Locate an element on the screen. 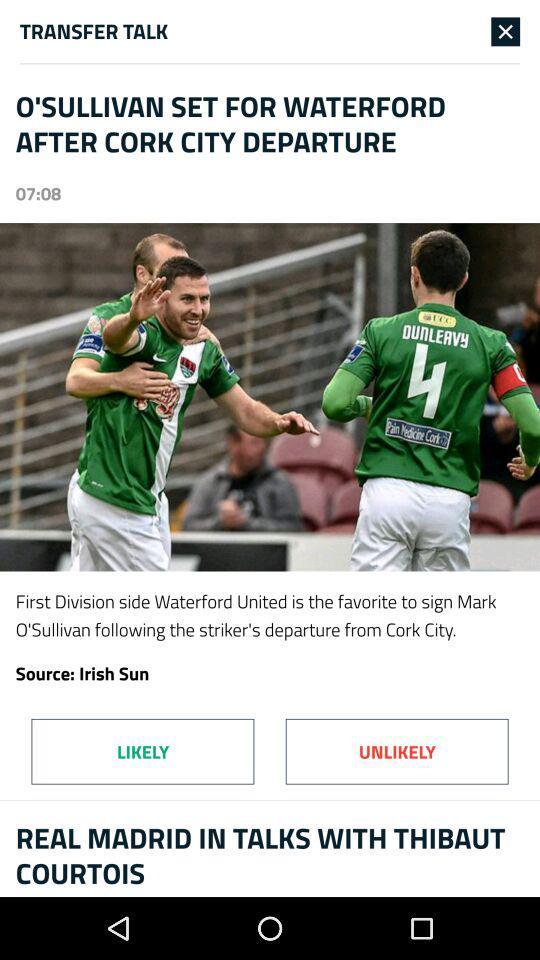 The height and width of the screenshot is (960, 540). item above the real madrid in item is located at coordinates (141, 750).